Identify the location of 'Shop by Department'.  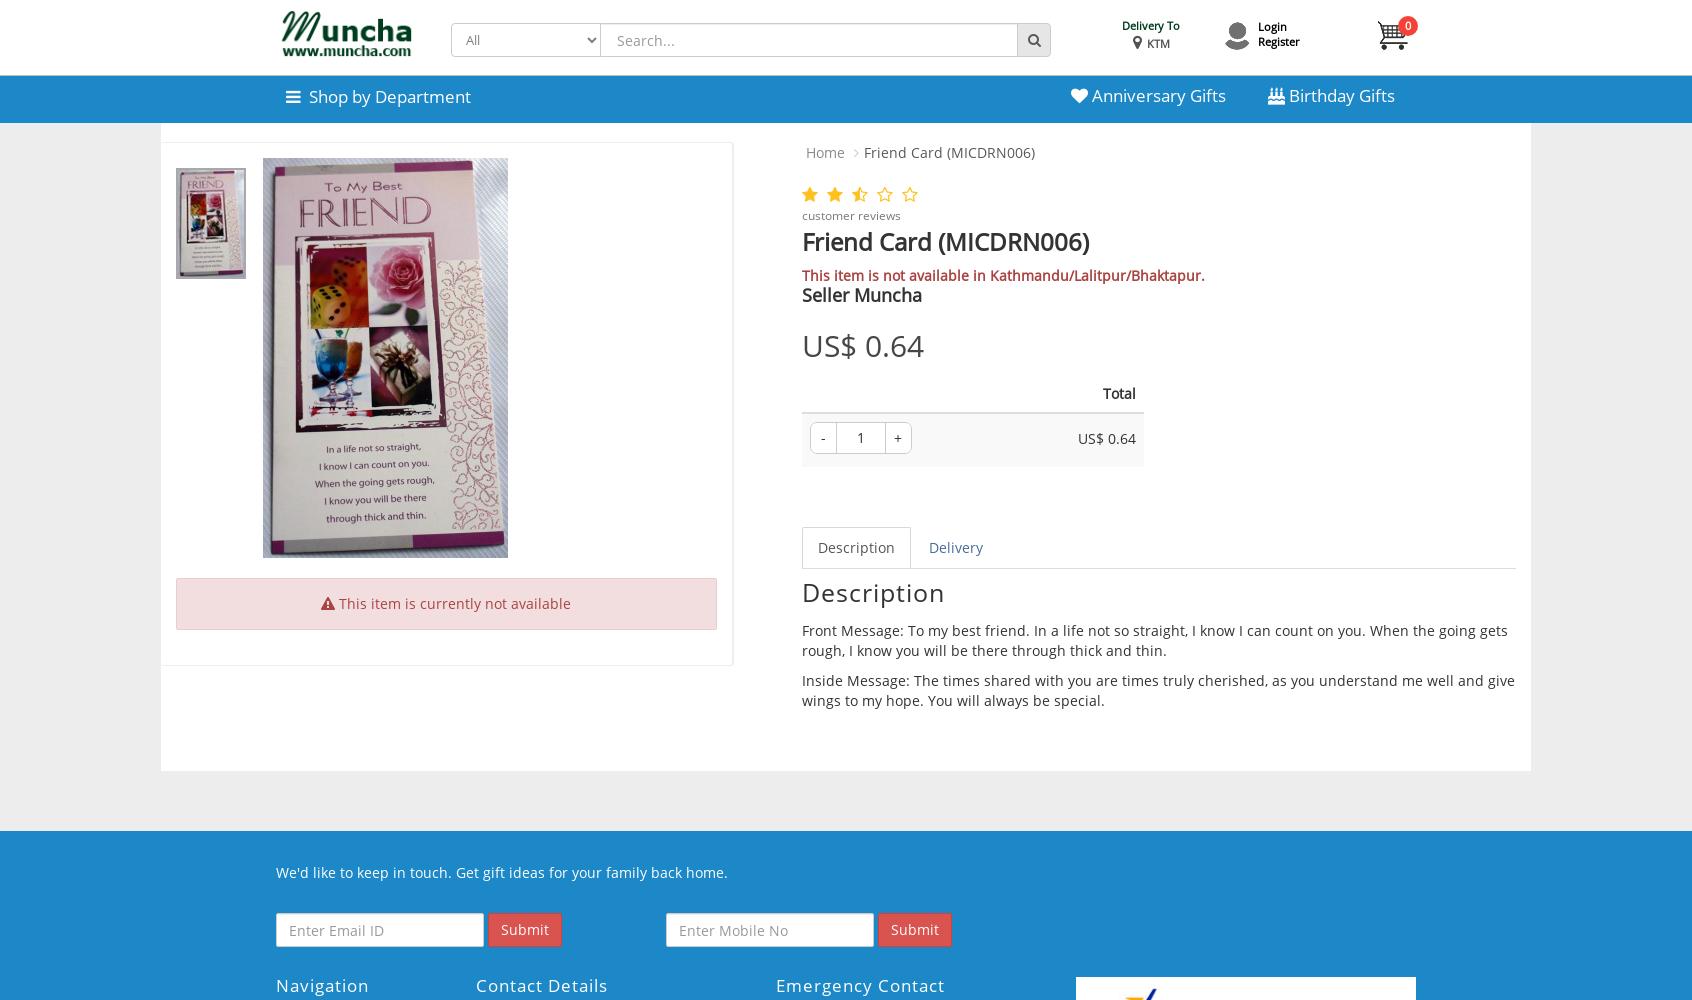
(385, 95).